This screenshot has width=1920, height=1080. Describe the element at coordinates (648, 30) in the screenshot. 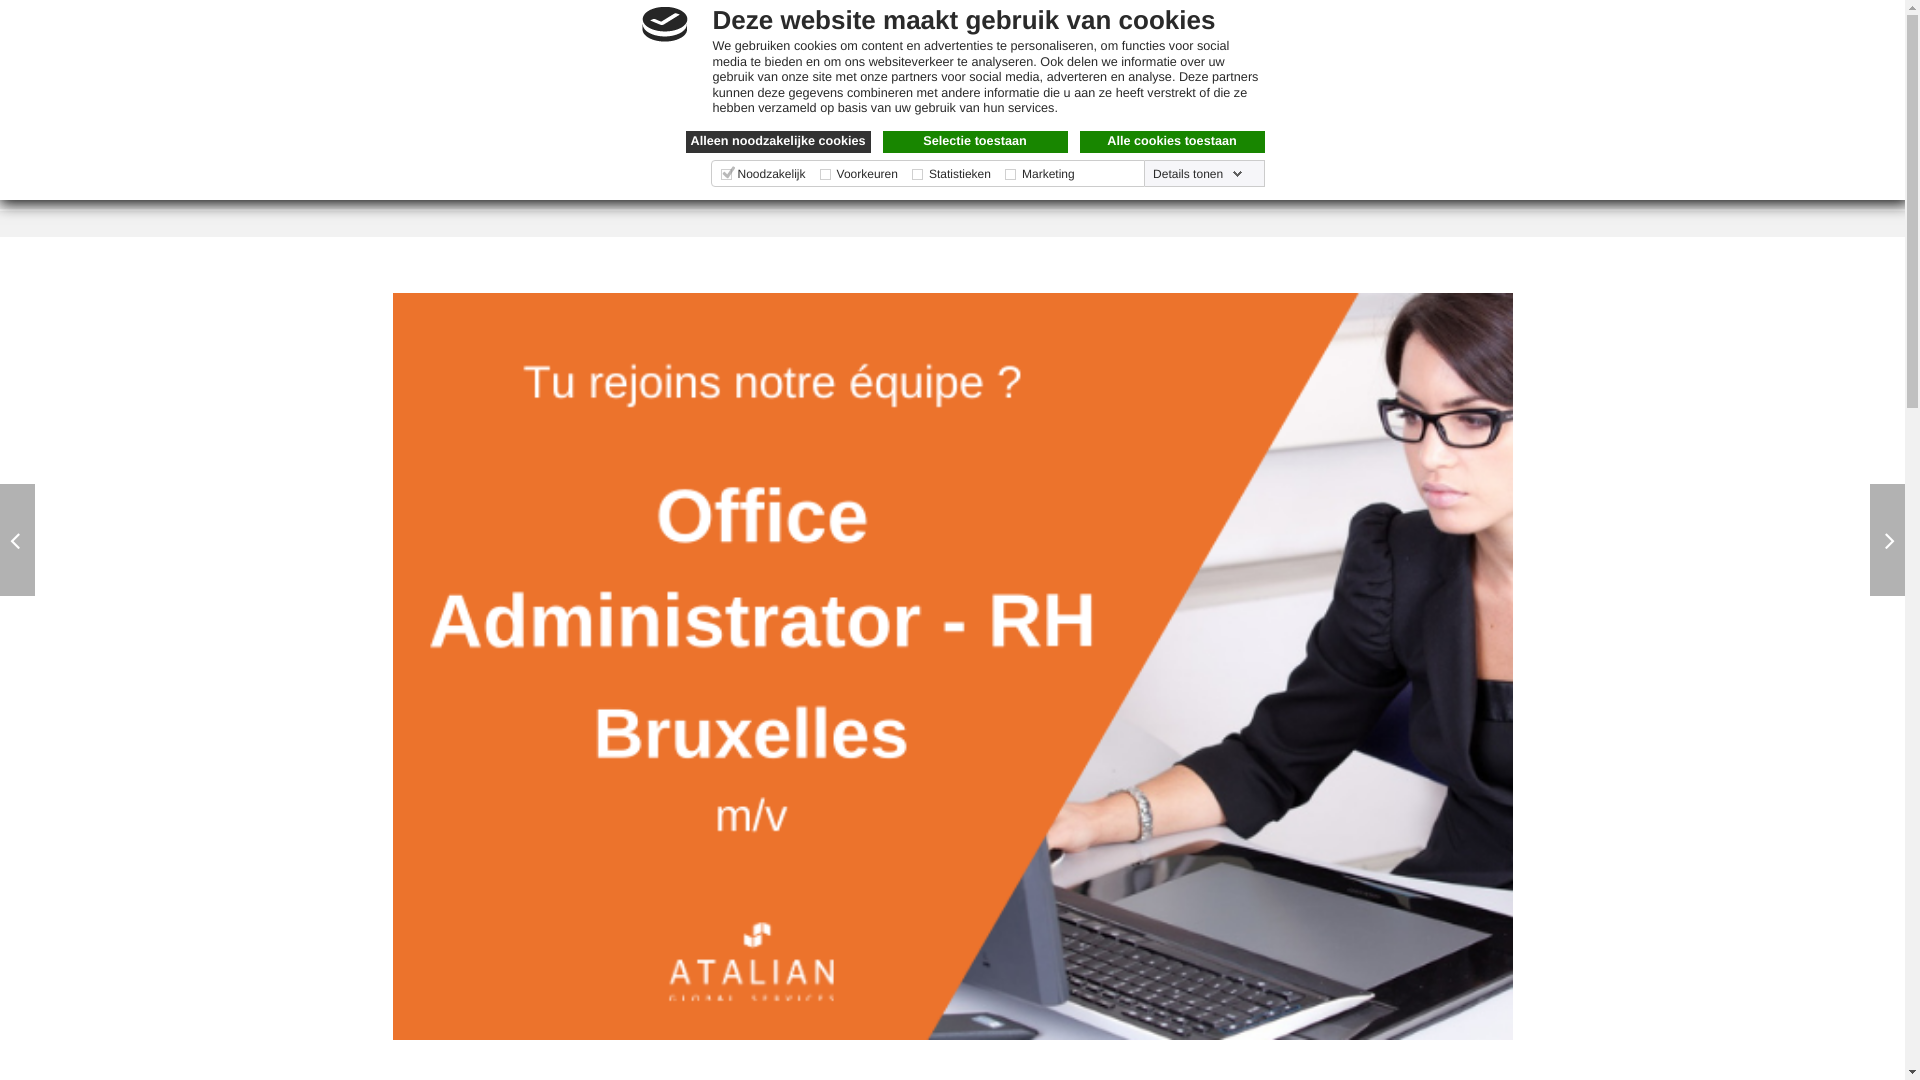

I see `'Nederlands'` at that location.